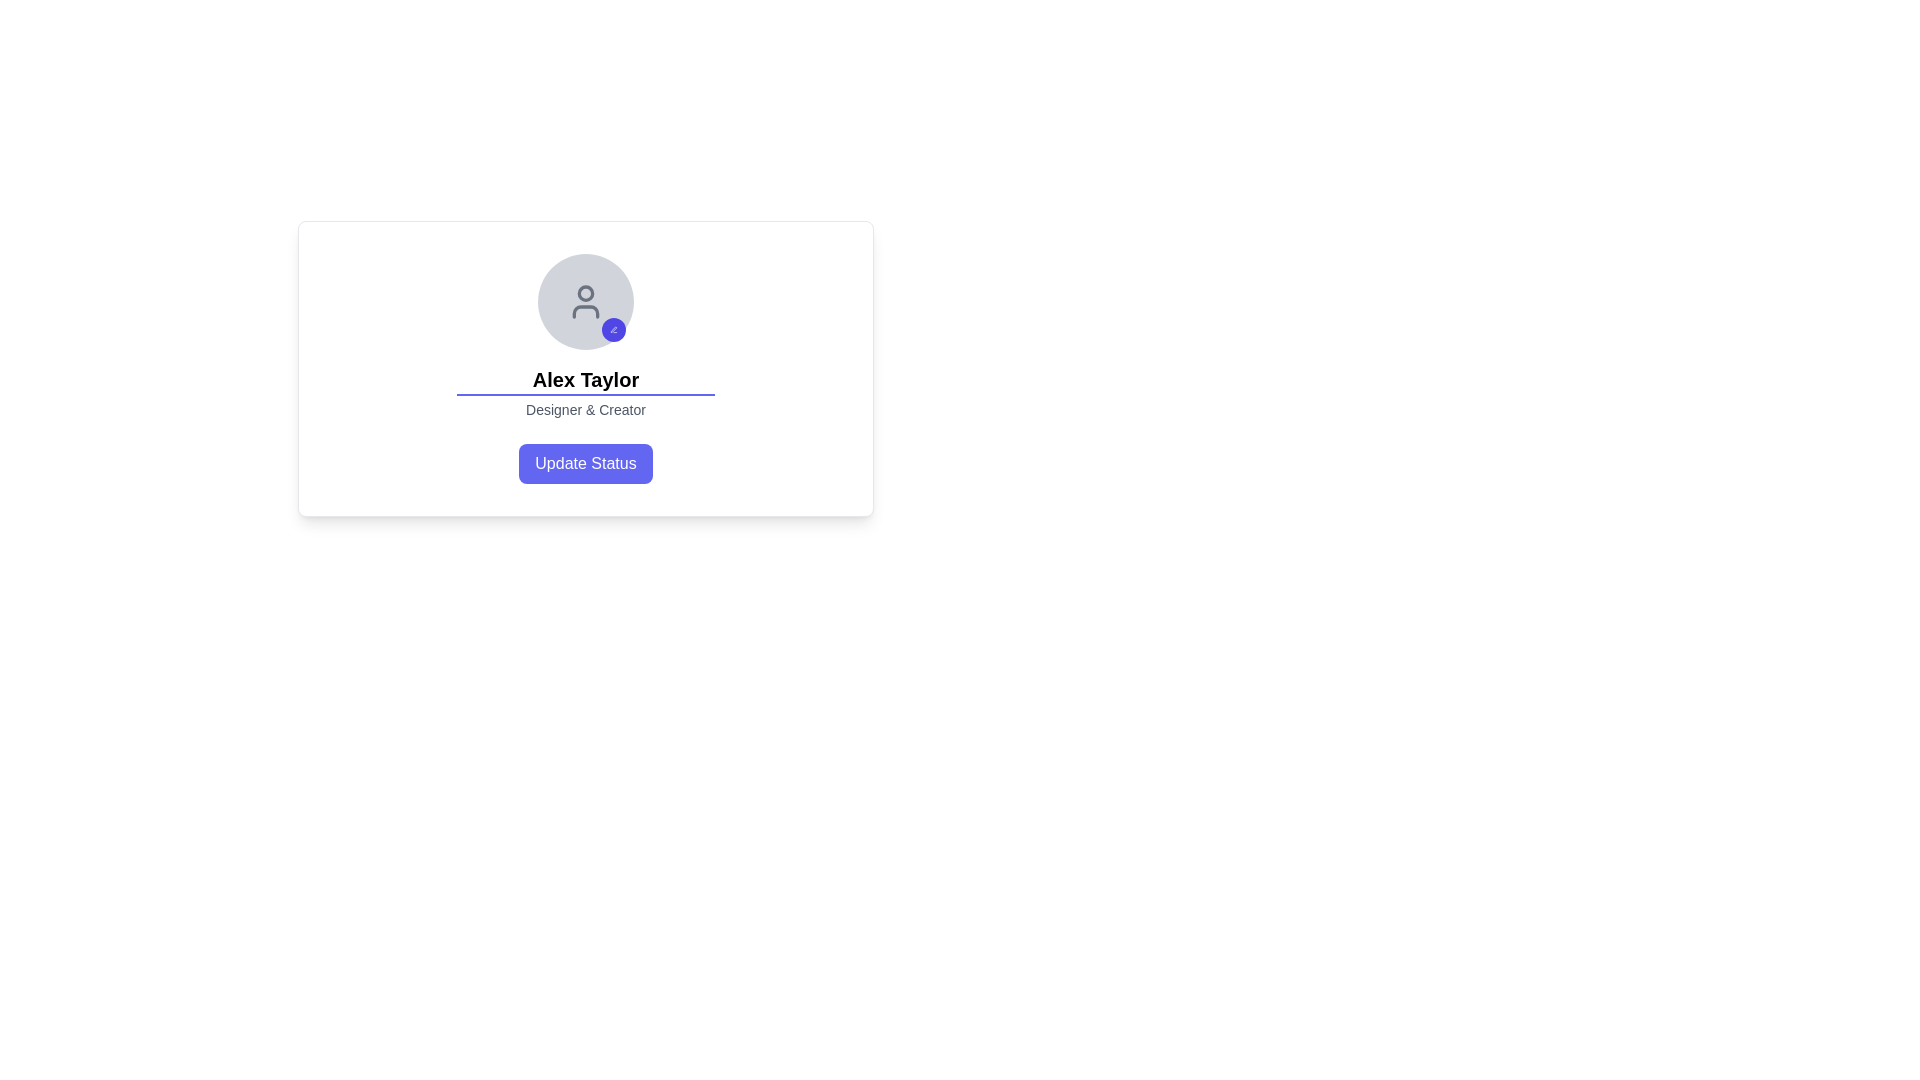  What do you see at coordinates (613, 329) in the screenshot?
I see `the small circular button with a blue background and white pen icon located at the lower right corner of the avatar display to initiate editing` at bounding box center [613, 329].